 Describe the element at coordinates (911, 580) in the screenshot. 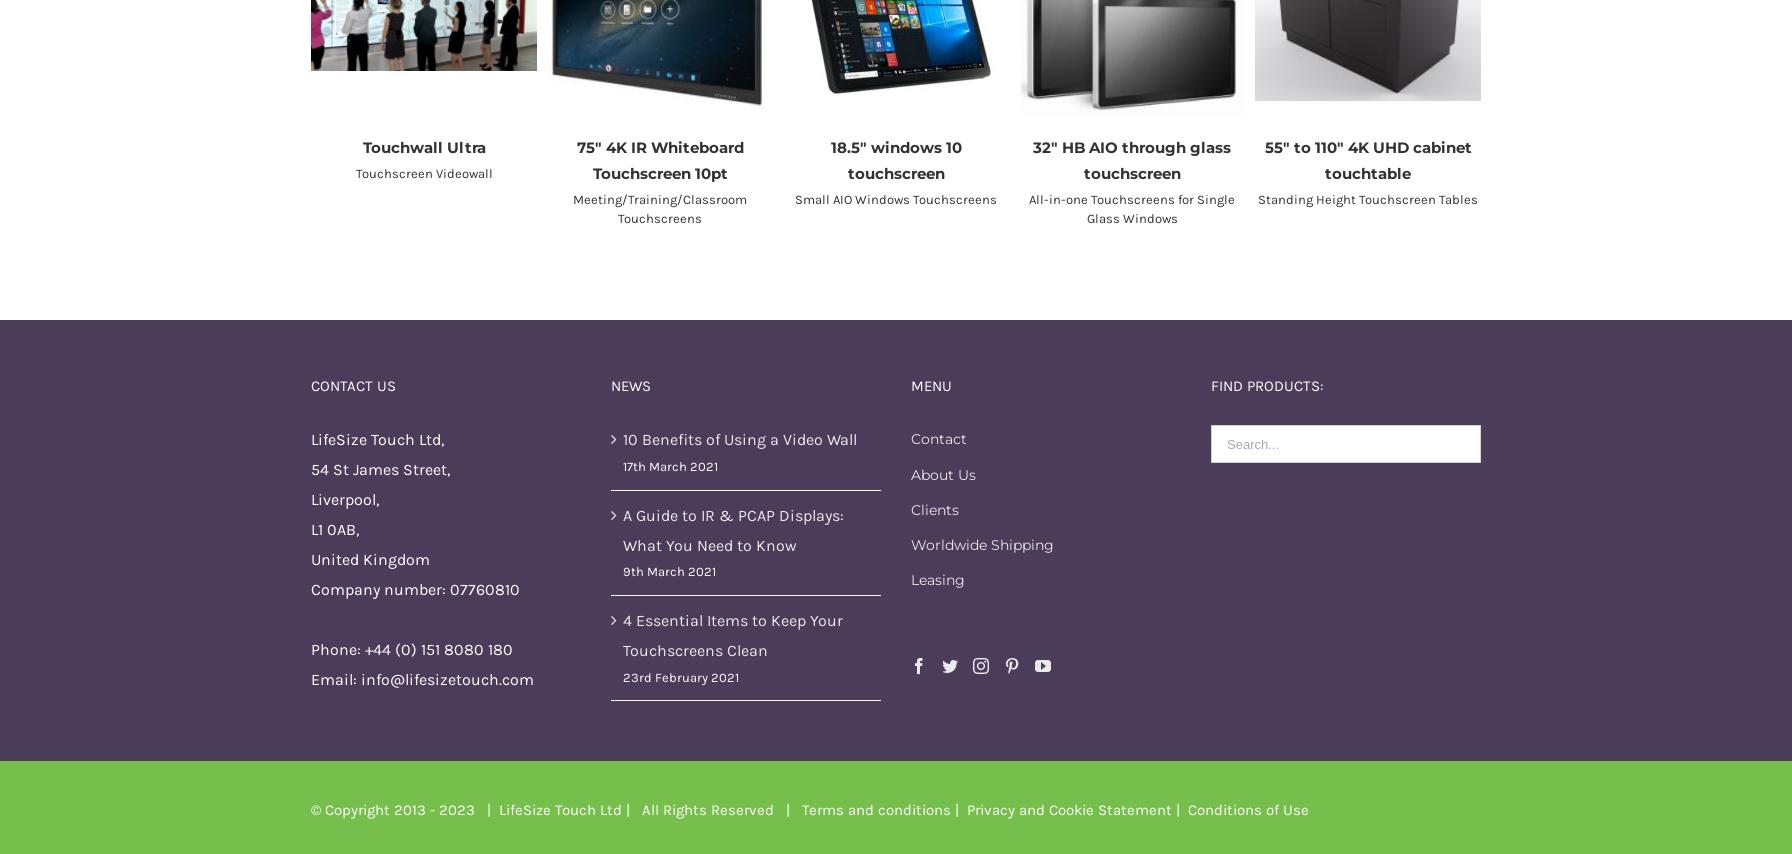

I see `'Leasing'` at that location.